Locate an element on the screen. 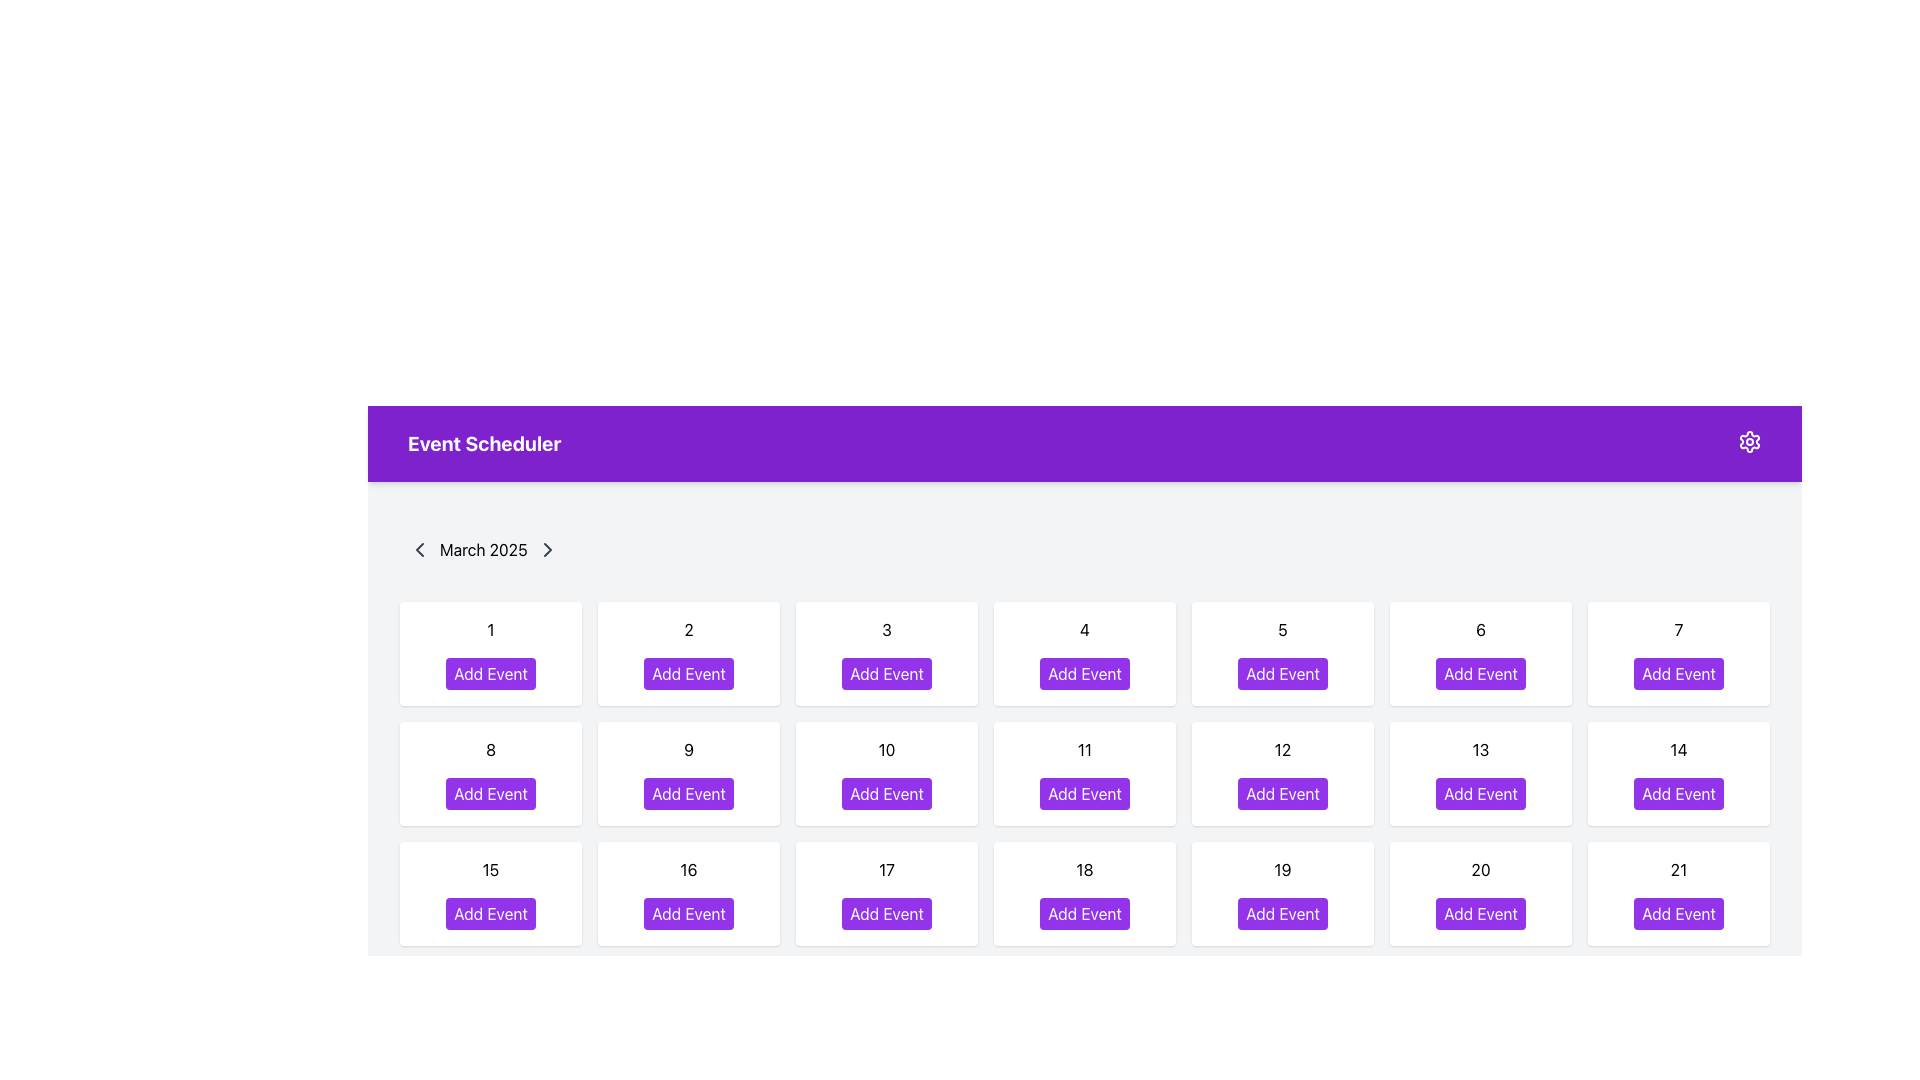 The width and height of the screenshot is (1920, 1080). the 'Add Event' button located at the center of the button with a vibrant purple background in the calendar grid layout is located at coordinates (1282, 914).